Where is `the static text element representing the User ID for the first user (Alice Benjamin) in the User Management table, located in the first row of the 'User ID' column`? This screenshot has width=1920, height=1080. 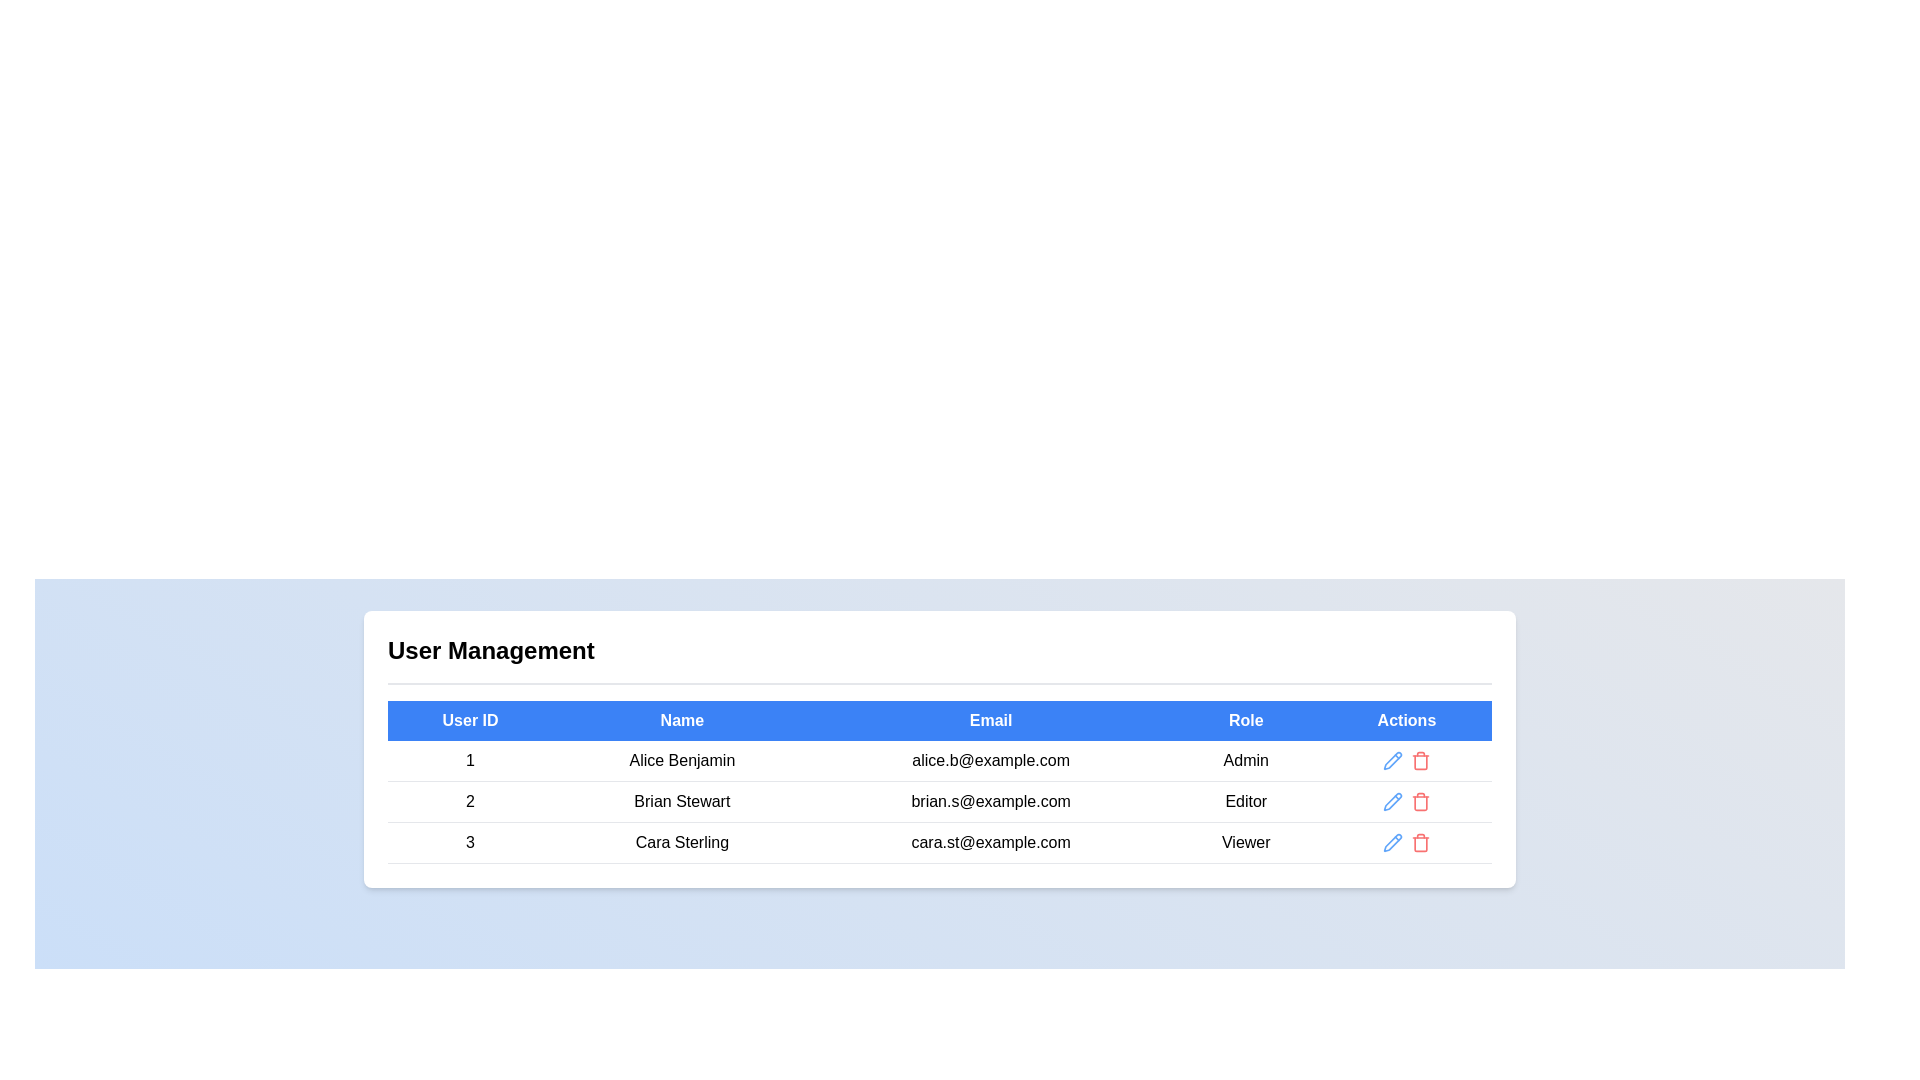
the static text element representing the User ID for the first user (Alice Benjamin) in the User Management table, located in the first row of the 'User ID' column is located at coordinates (469, 761).